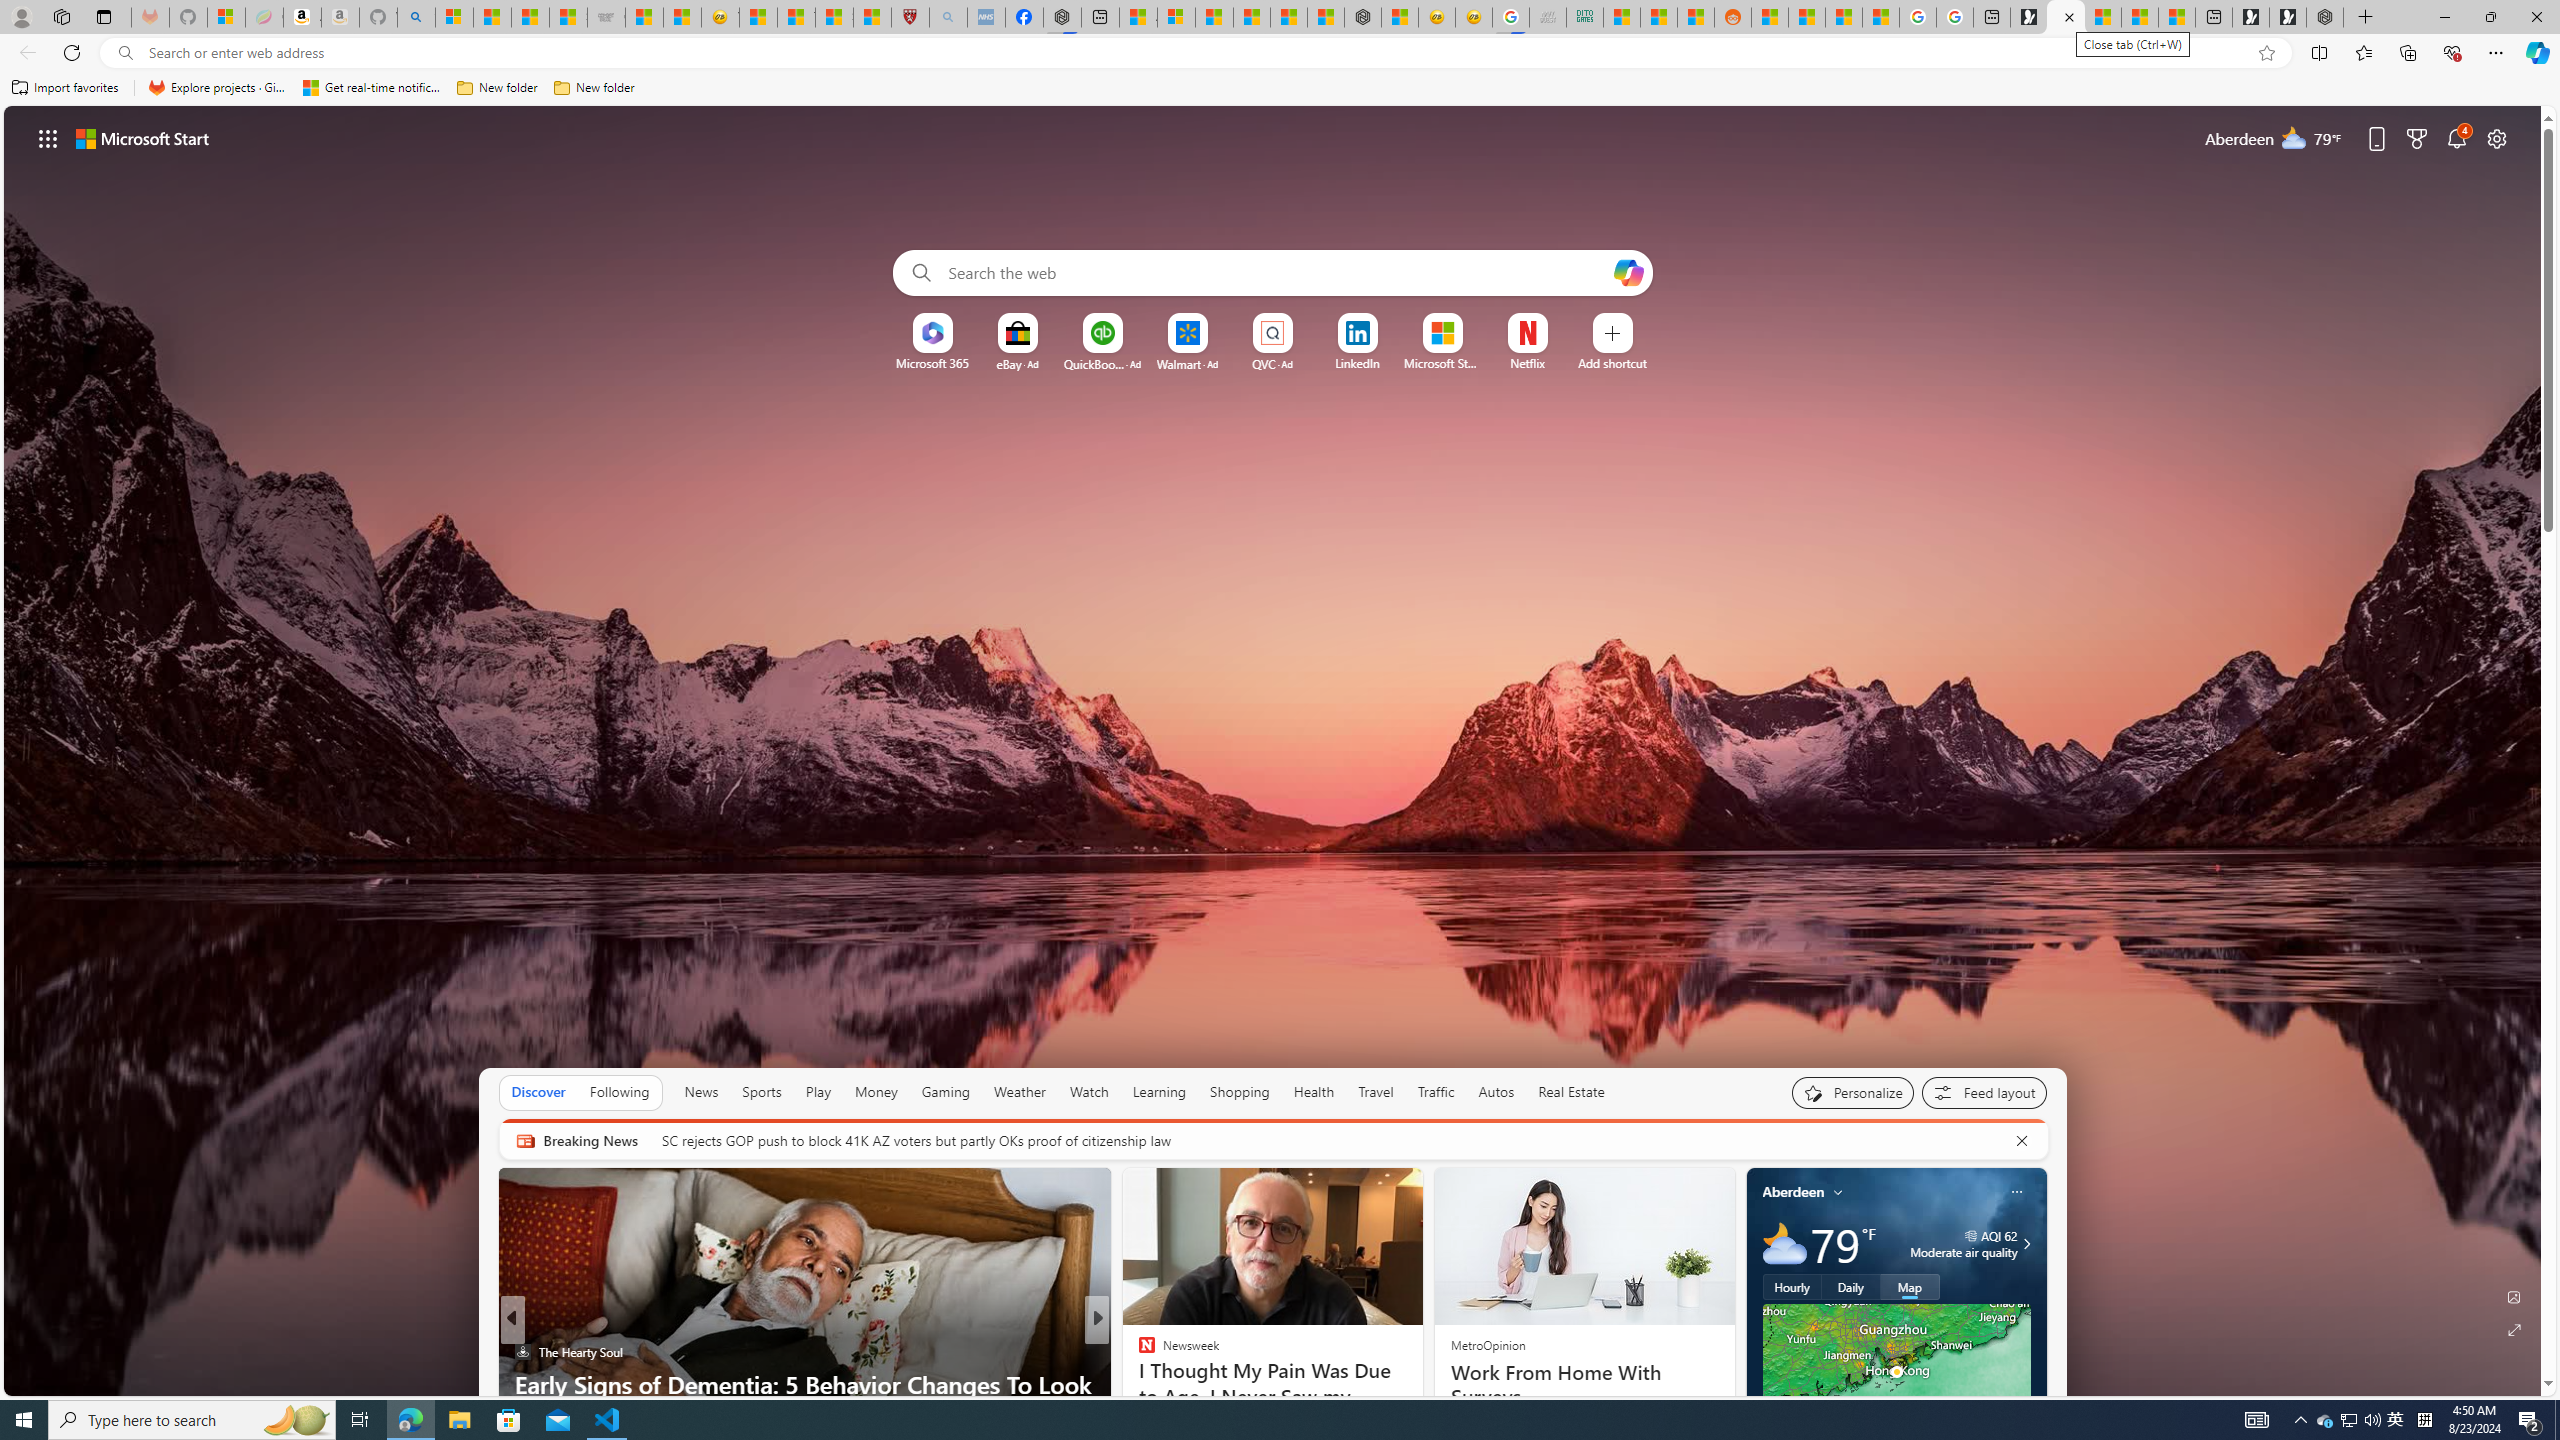  What do you see at coordinates (1769, 16) in the screenshot?
I see `'R******* | Trusted Community Engagement and Contributions'` at bounding box center [1769, 16].